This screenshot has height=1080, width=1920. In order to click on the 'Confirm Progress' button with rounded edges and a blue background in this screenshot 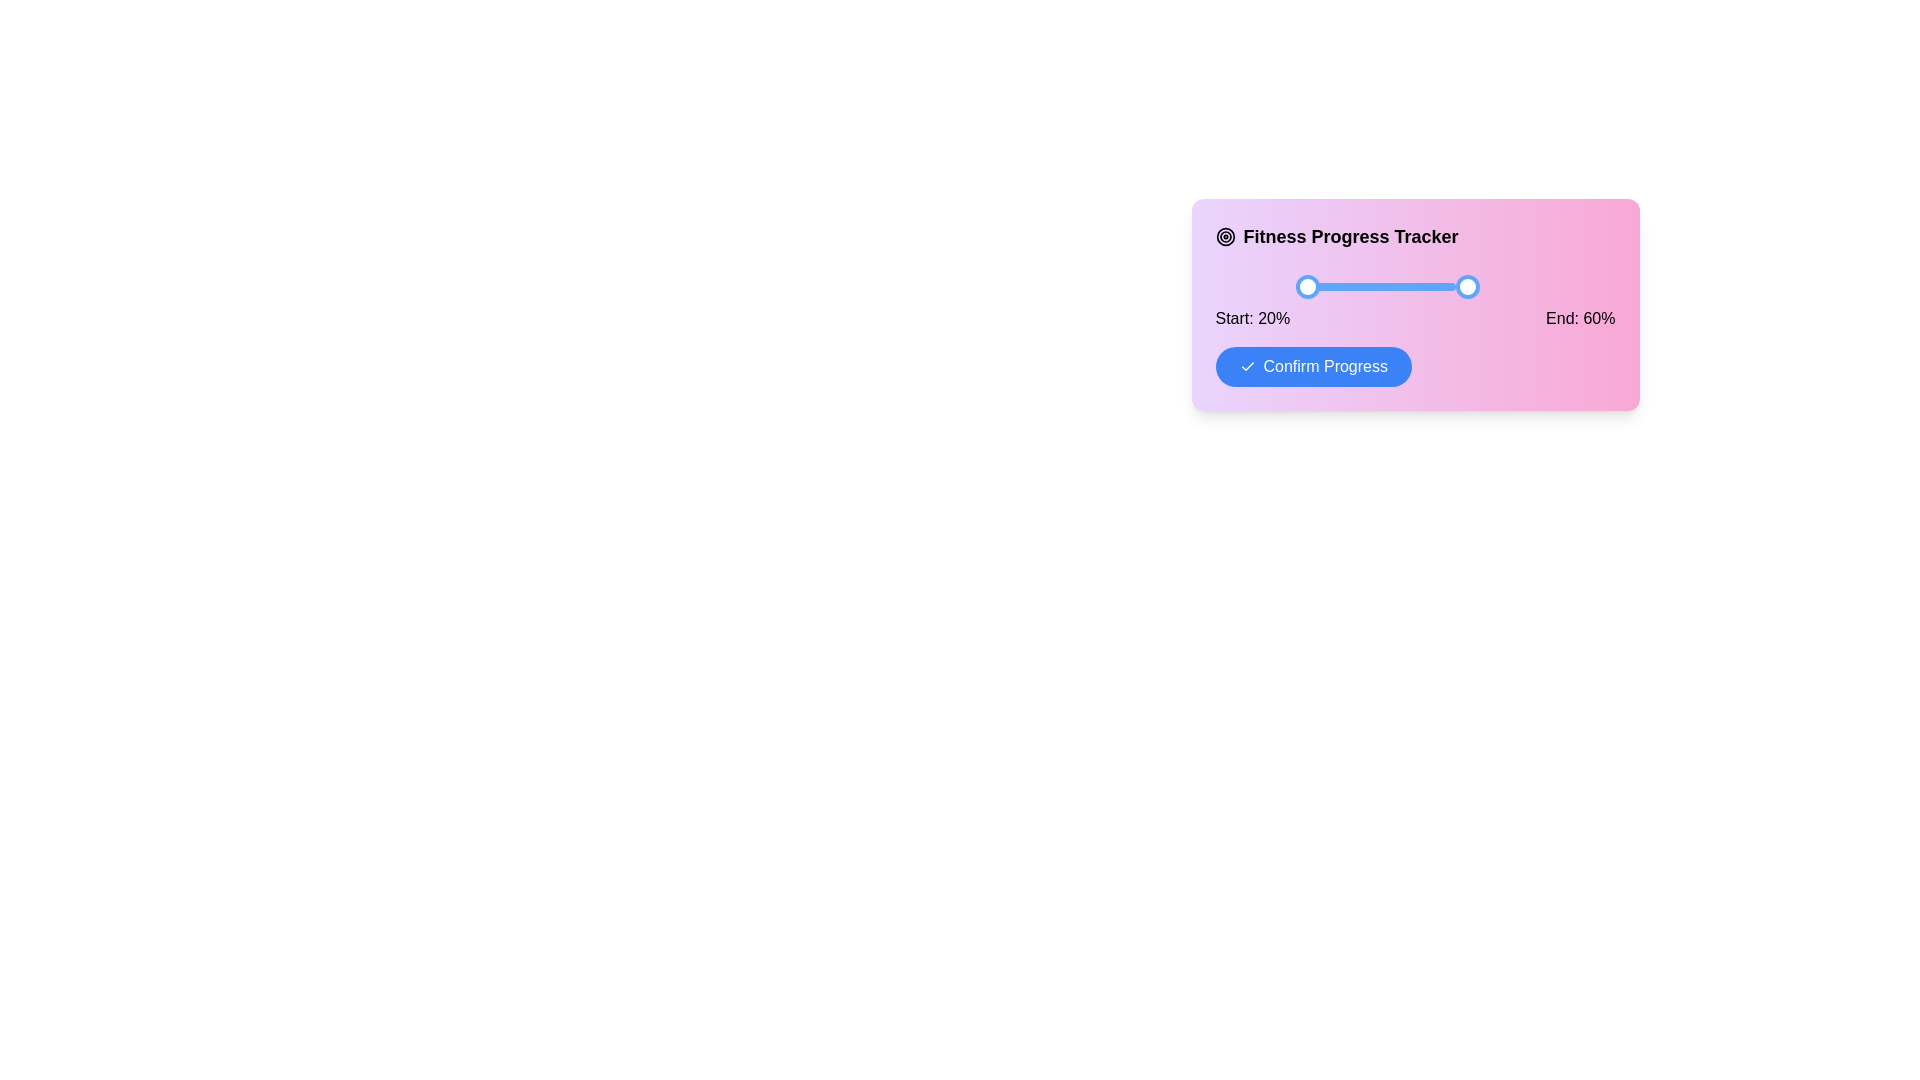, I will do `click(1313, 366)`.